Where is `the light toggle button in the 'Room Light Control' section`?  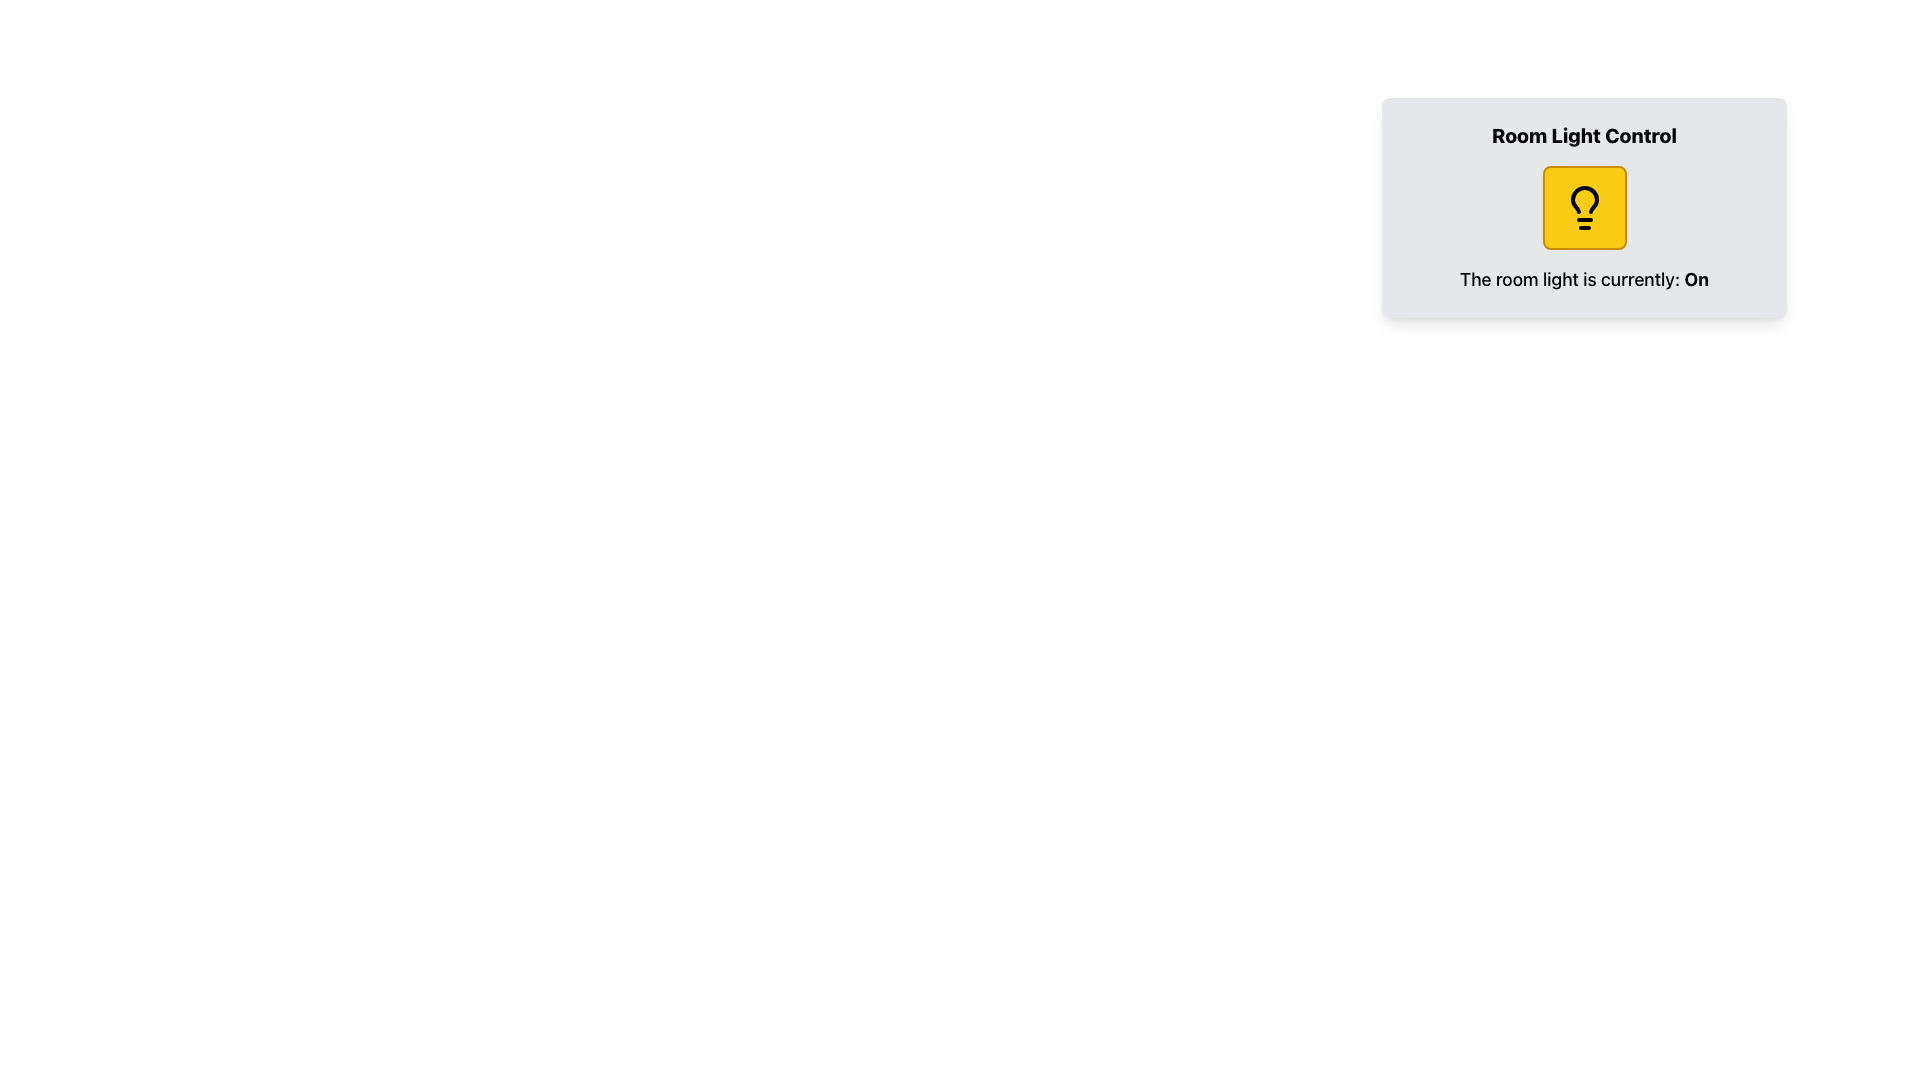 the light toggle button in the 'Room Light Control' section is located at coordinates (1583, 208).